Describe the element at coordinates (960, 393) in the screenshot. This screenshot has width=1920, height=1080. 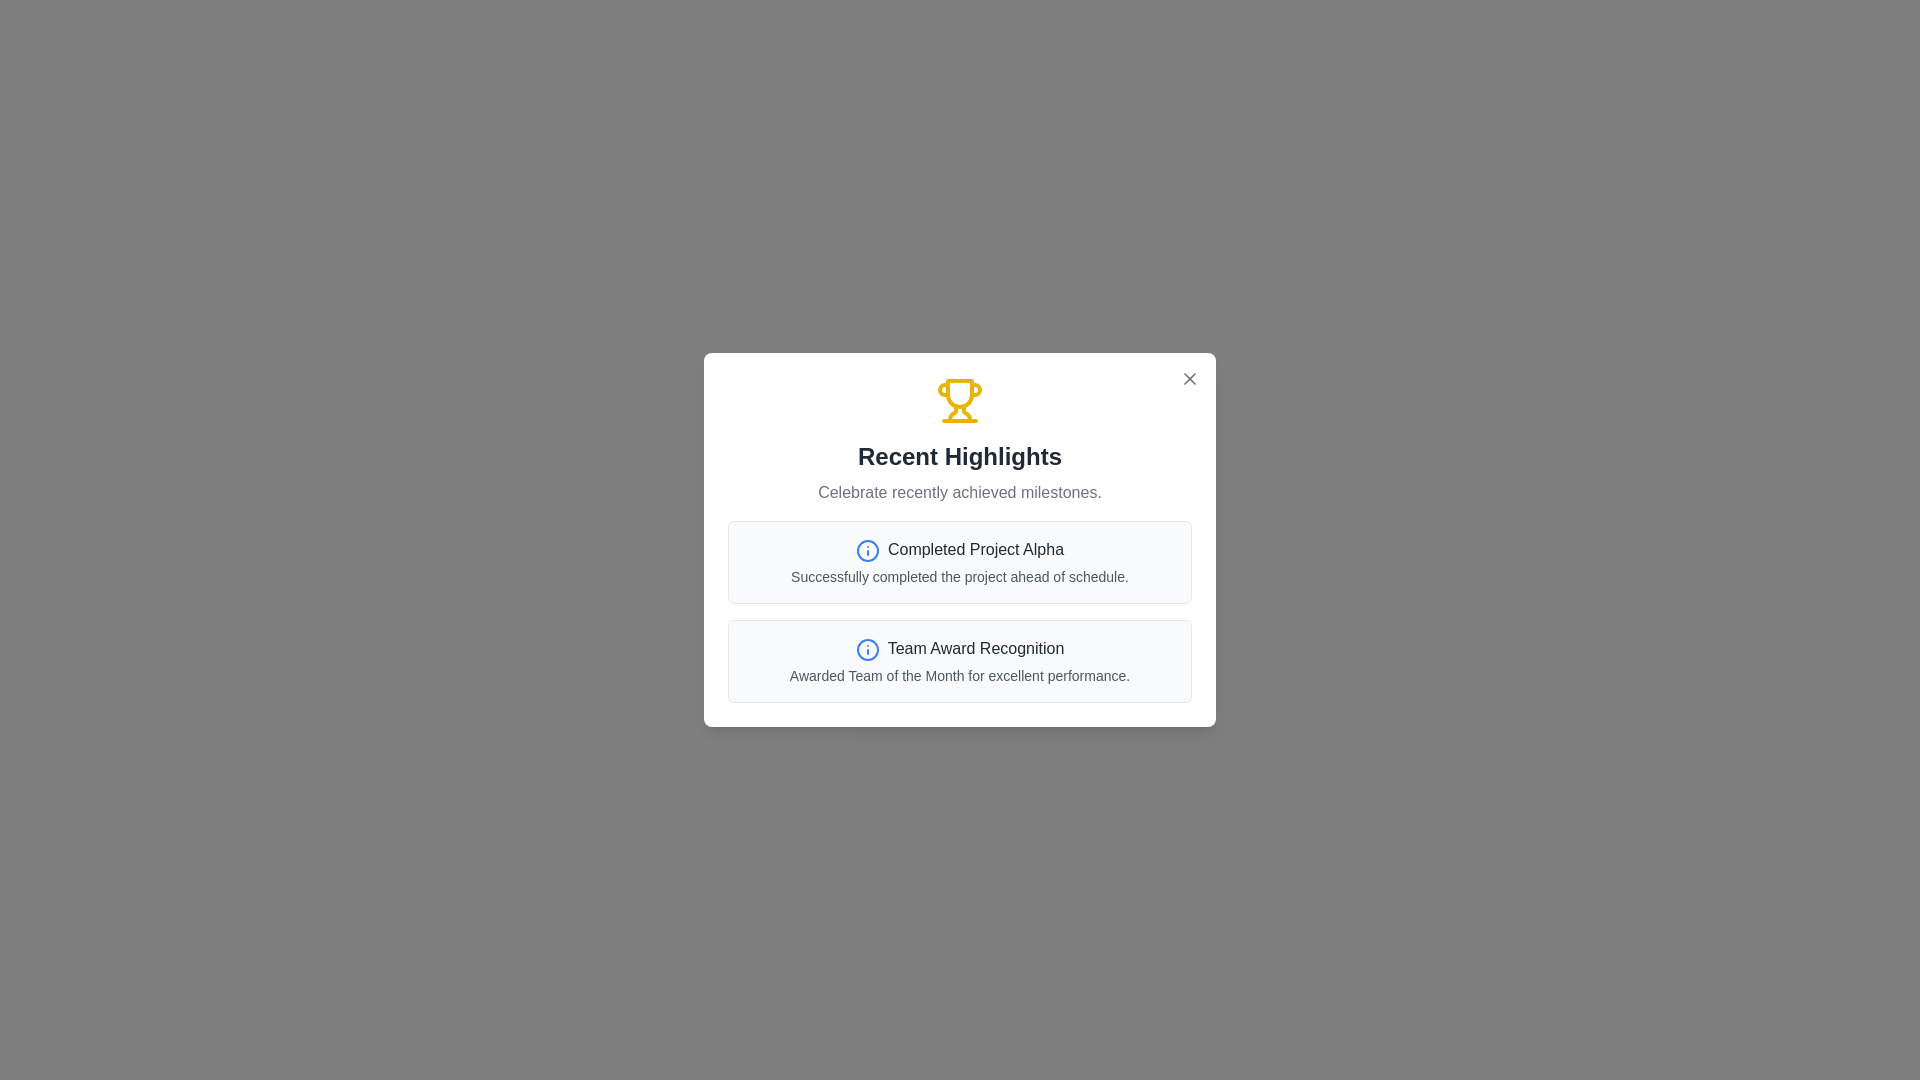
I see `the decorative graphical component within the trophy icon, which is located at the center of the trophy design in the popup window titled 'Recent Highlights'` at that location.